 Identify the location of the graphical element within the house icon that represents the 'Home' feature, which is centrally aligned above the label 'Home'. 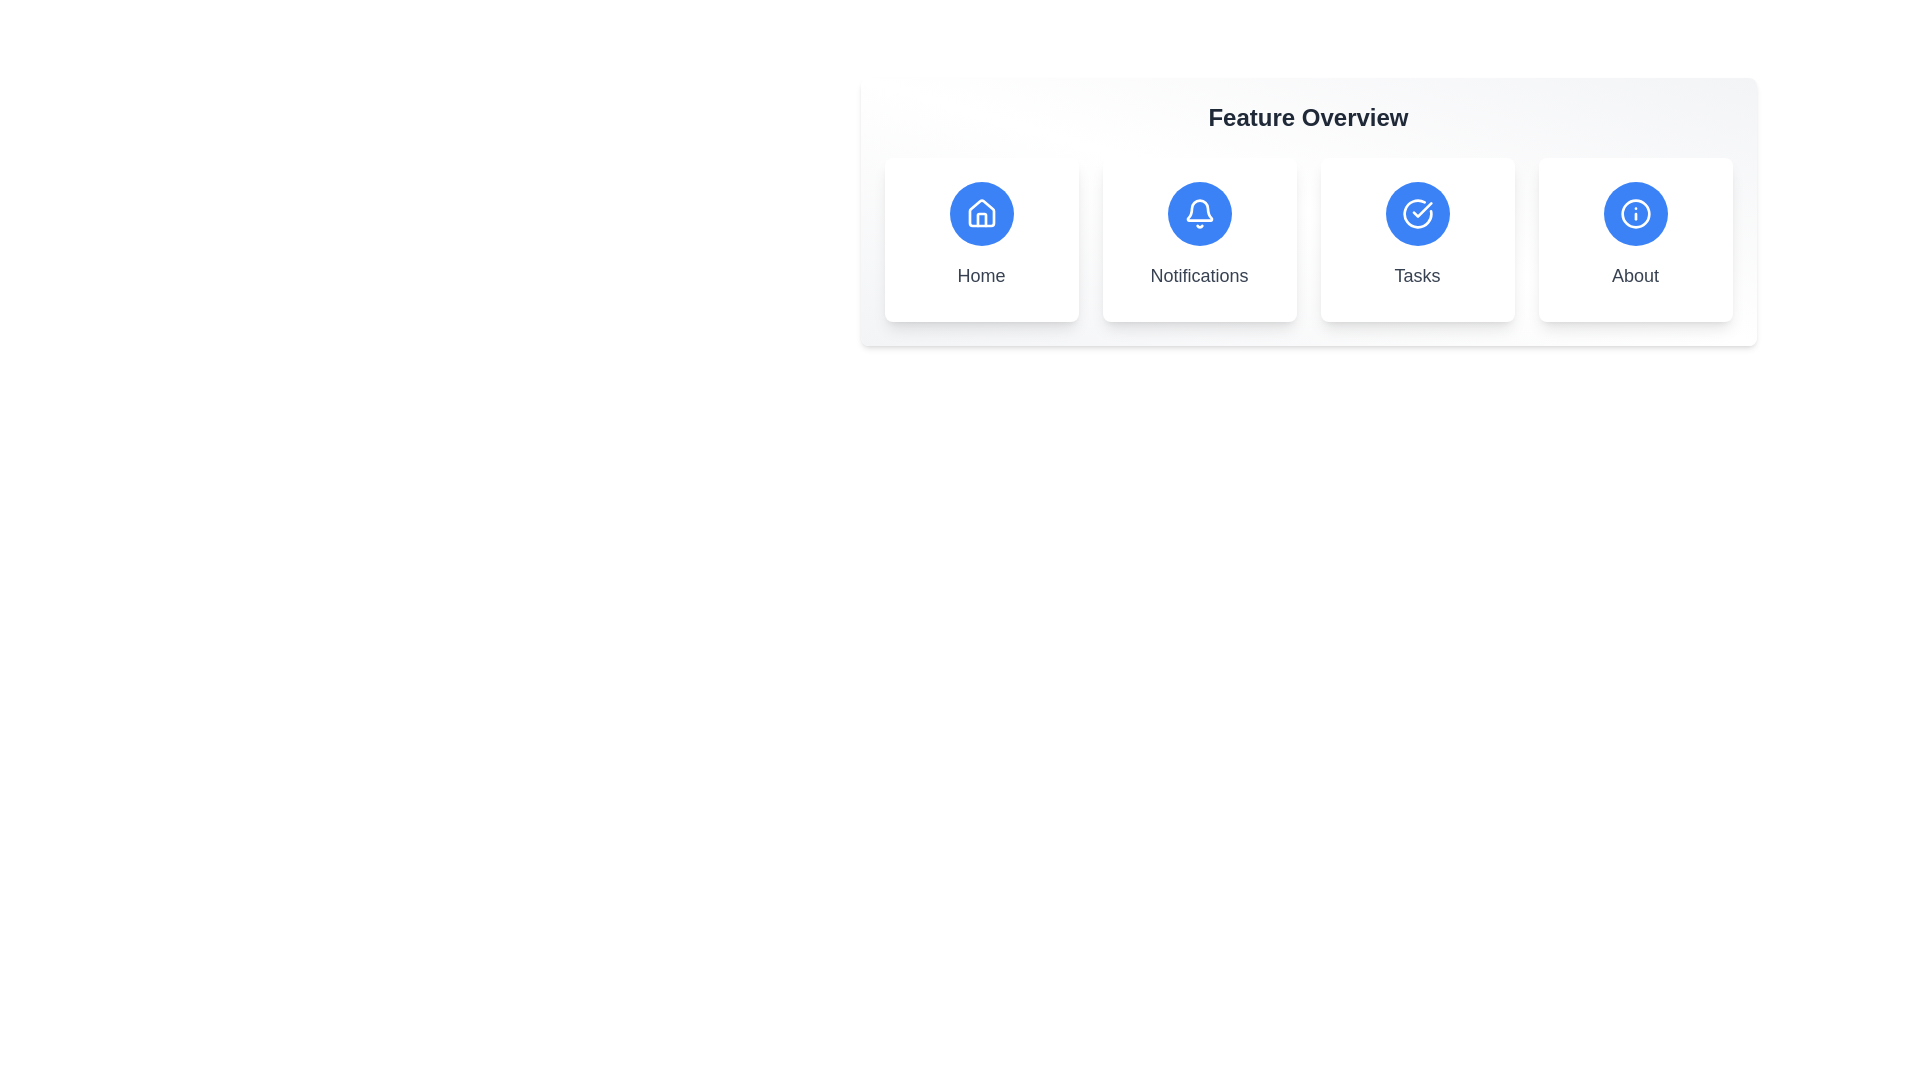
(981, 219).